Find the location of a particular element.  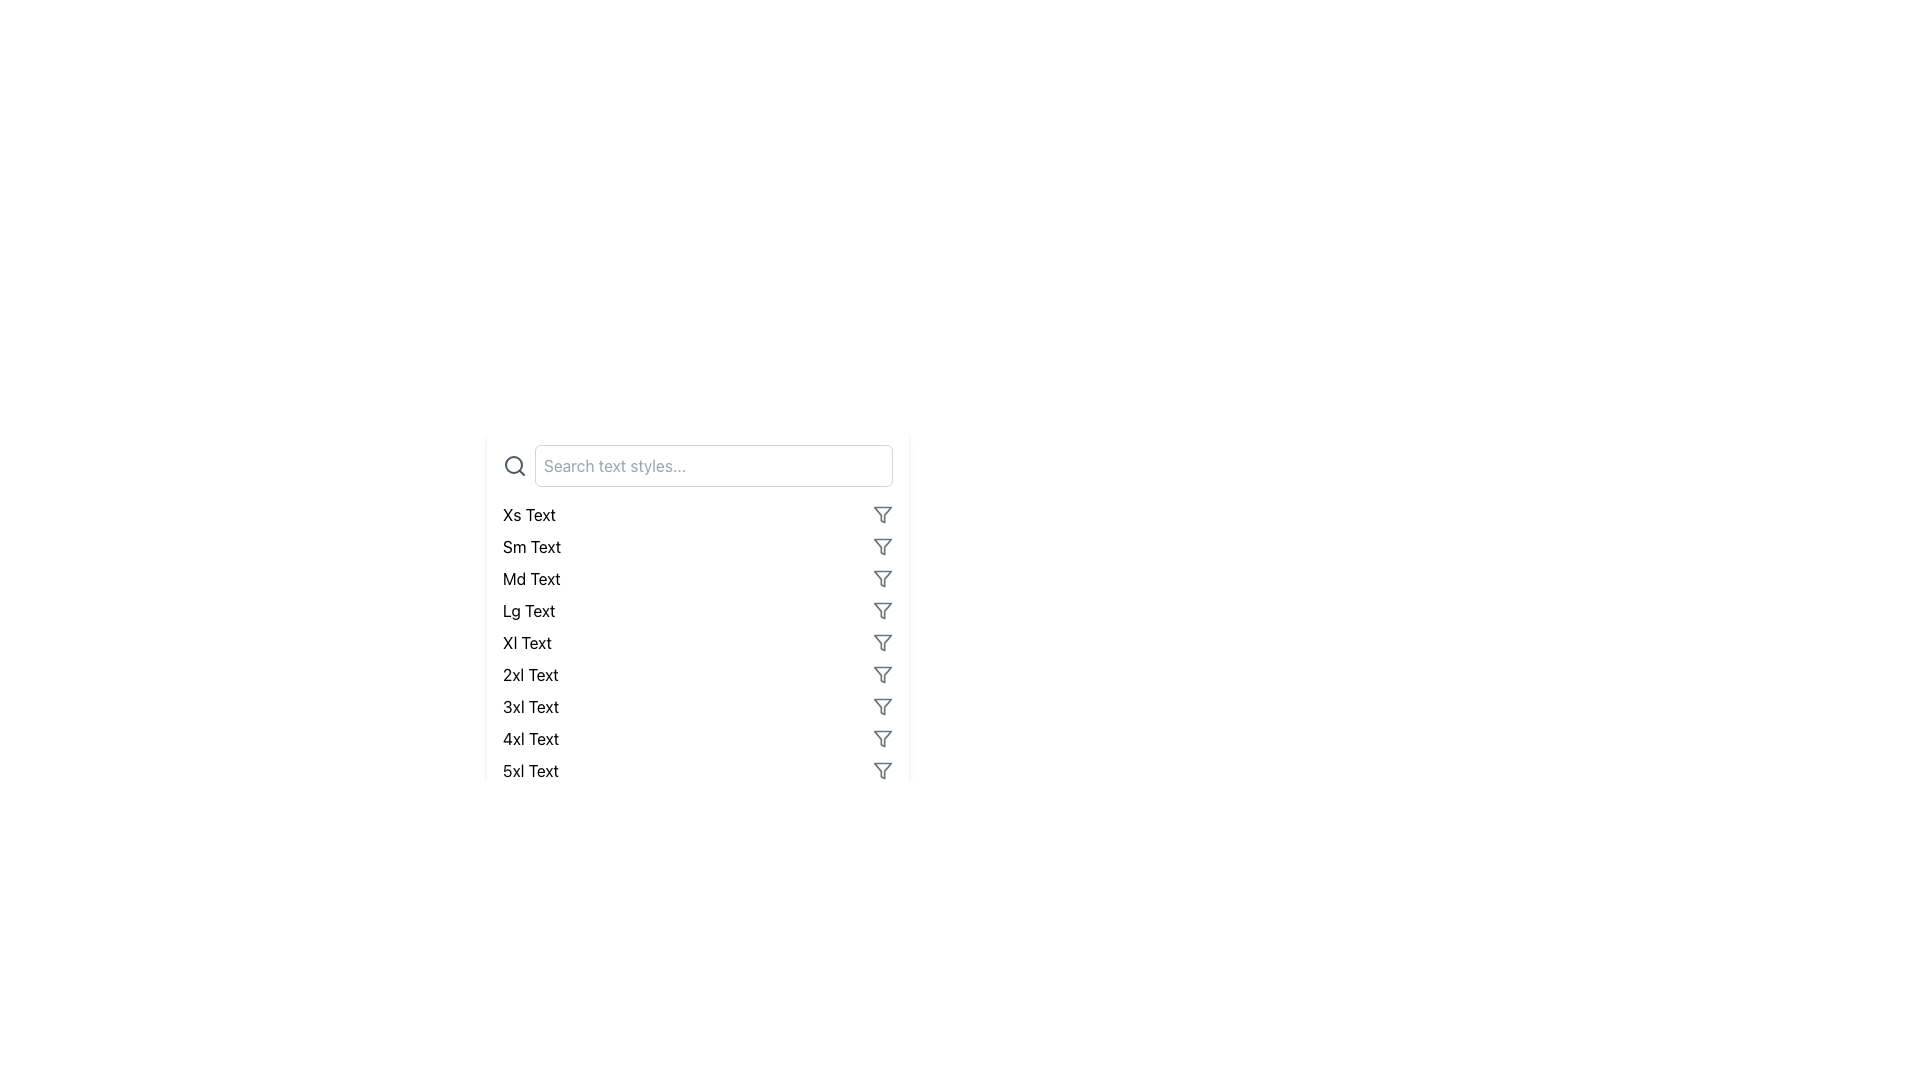

the filter icon located next to the '3xl Text' label to apply filters is located at coordinates (882, 705).